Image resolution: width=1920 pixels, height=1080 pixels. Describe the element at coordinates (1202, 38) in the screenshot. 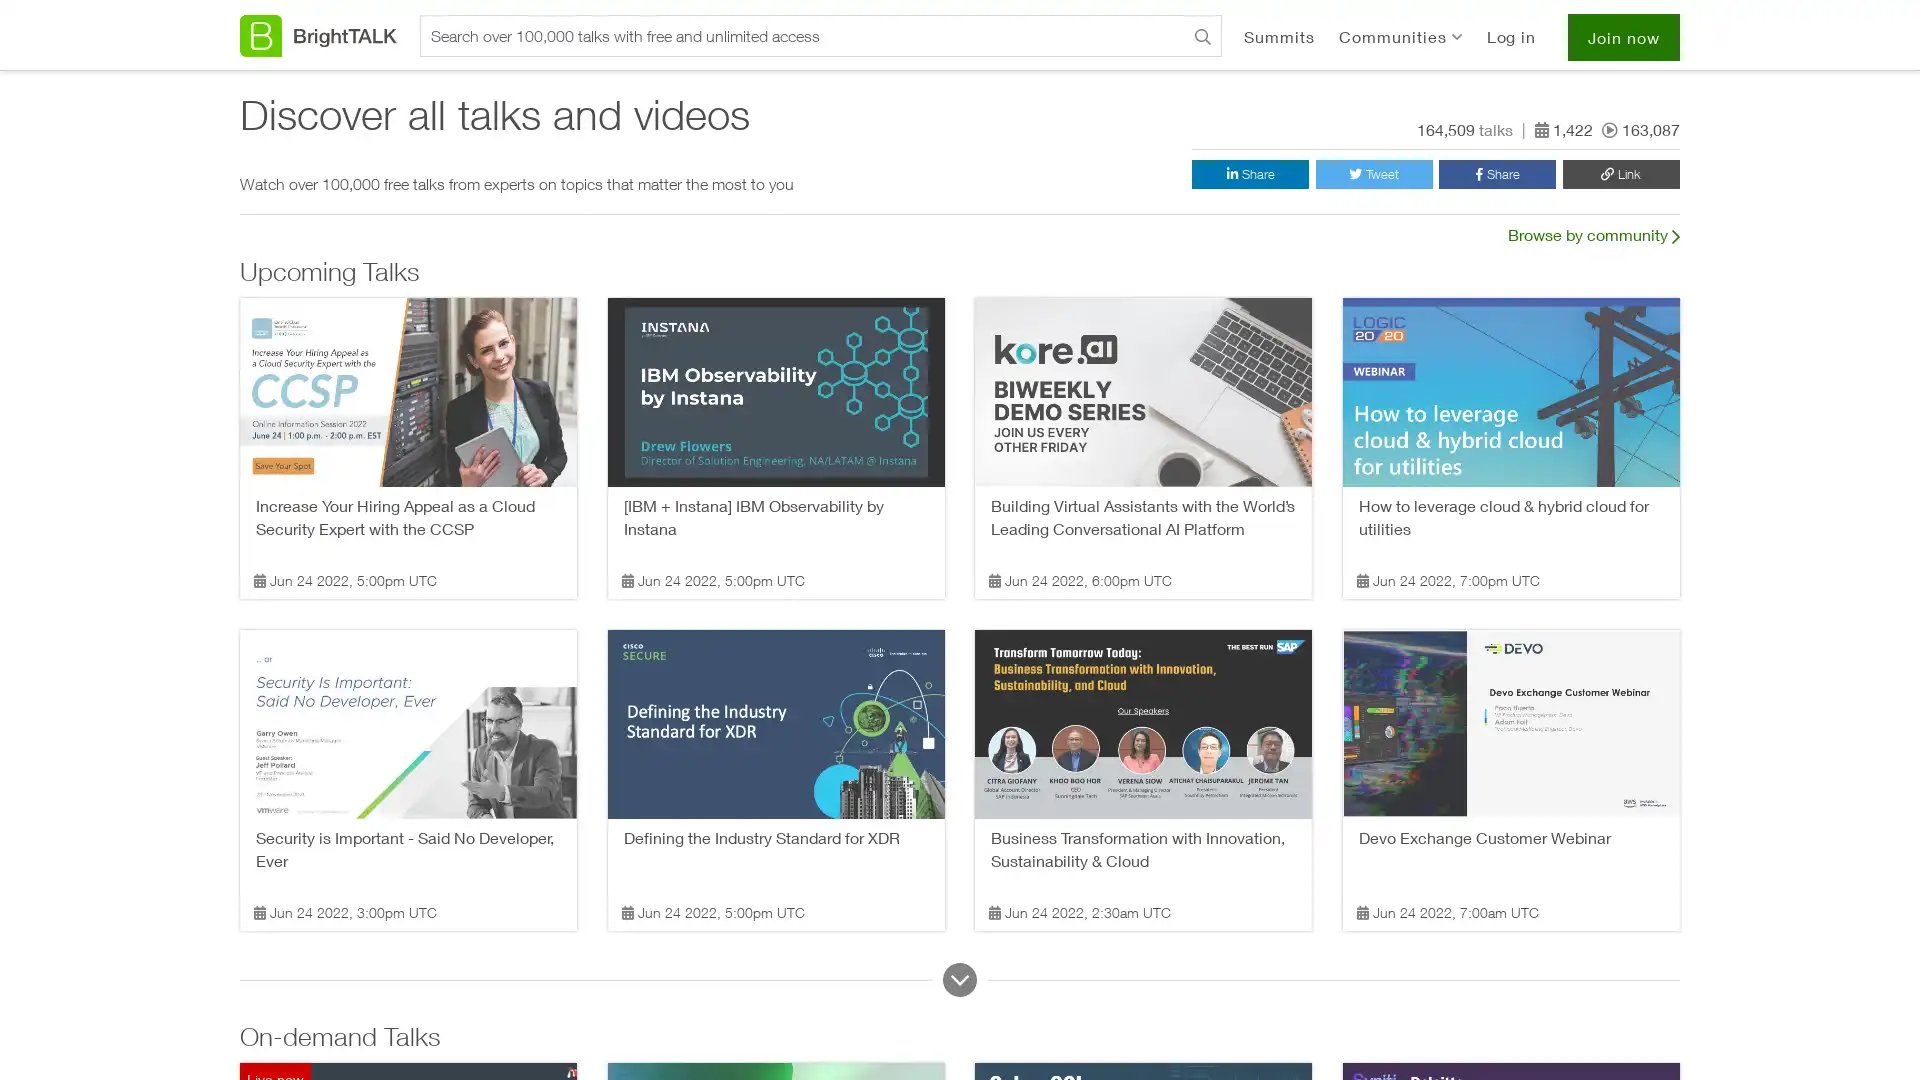

I see `Search BrightTALK` at that location.